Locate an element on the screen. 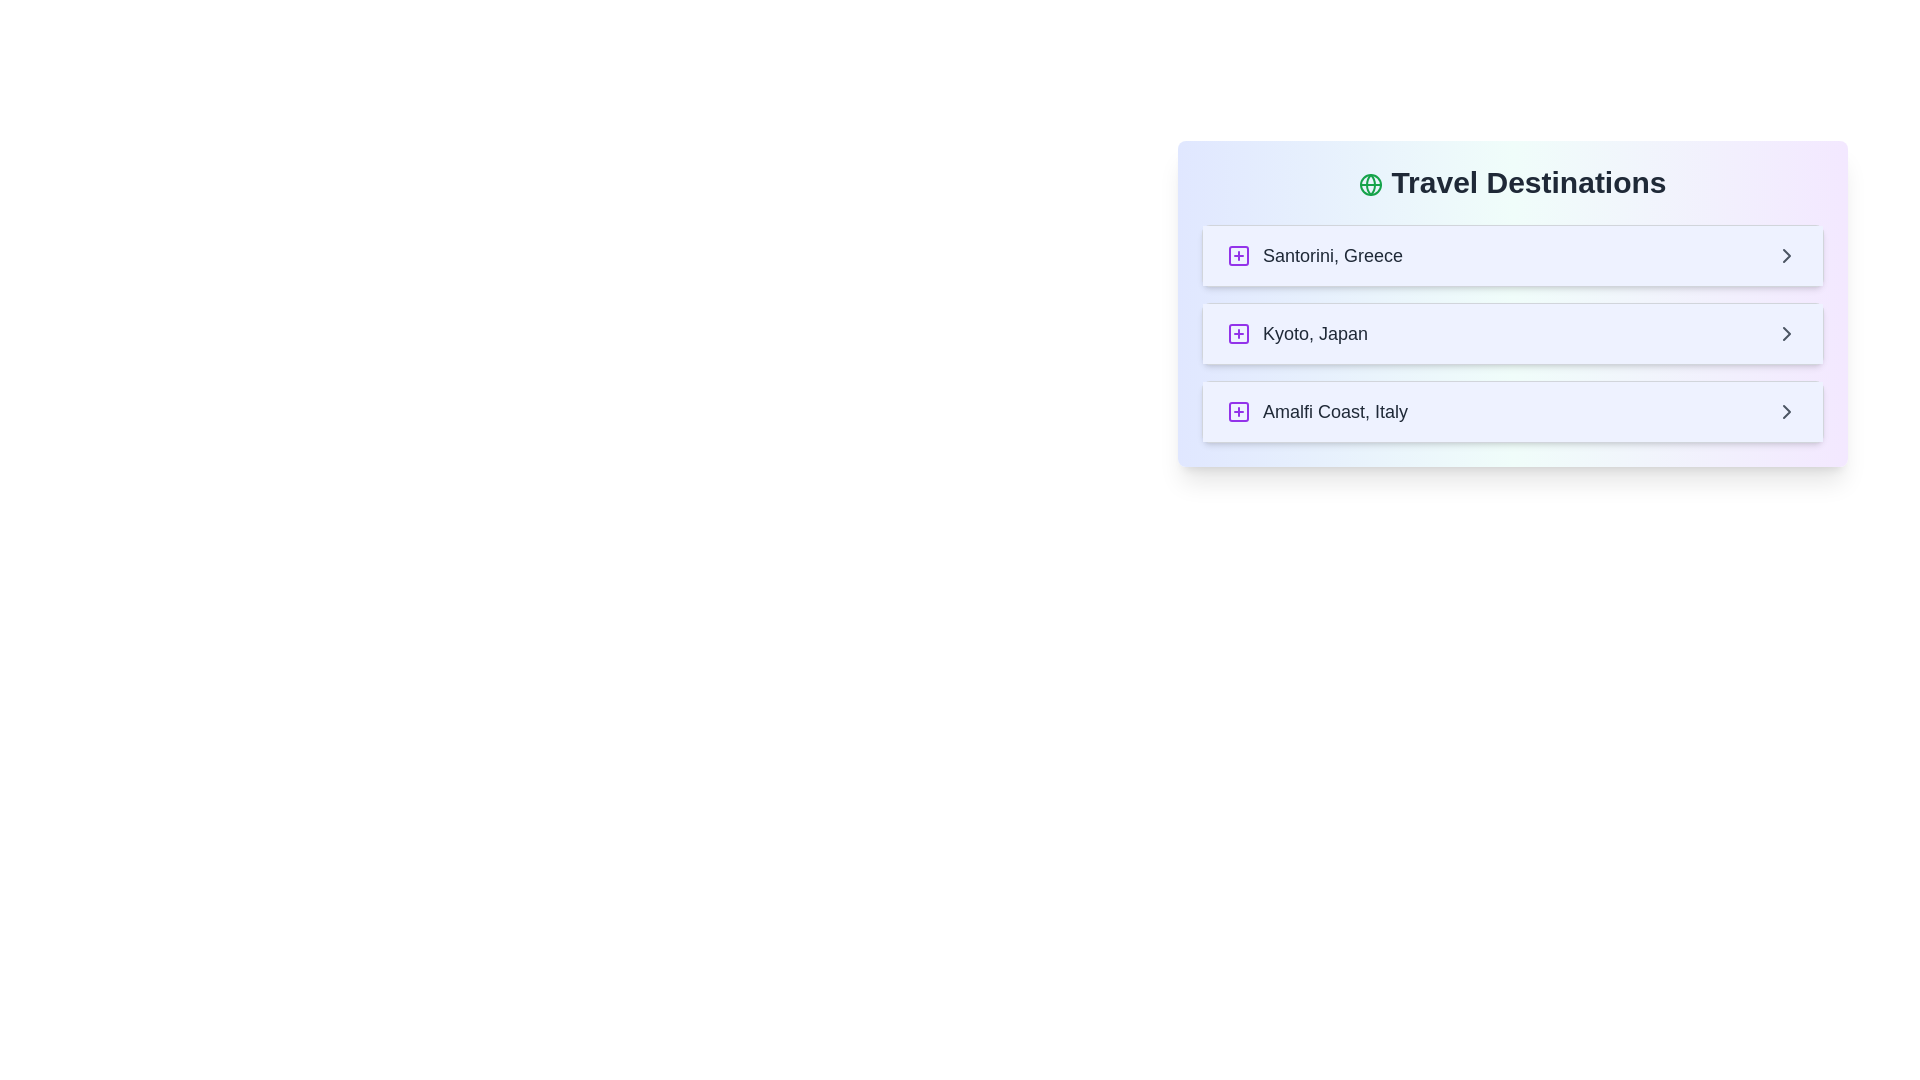 This screenshot has height=1080, width=1920. the right-pointing chevron-shaped arrow icon that is part of the 'Kyoto, Japan' travel destination option is located at coordinates (1786, 333).